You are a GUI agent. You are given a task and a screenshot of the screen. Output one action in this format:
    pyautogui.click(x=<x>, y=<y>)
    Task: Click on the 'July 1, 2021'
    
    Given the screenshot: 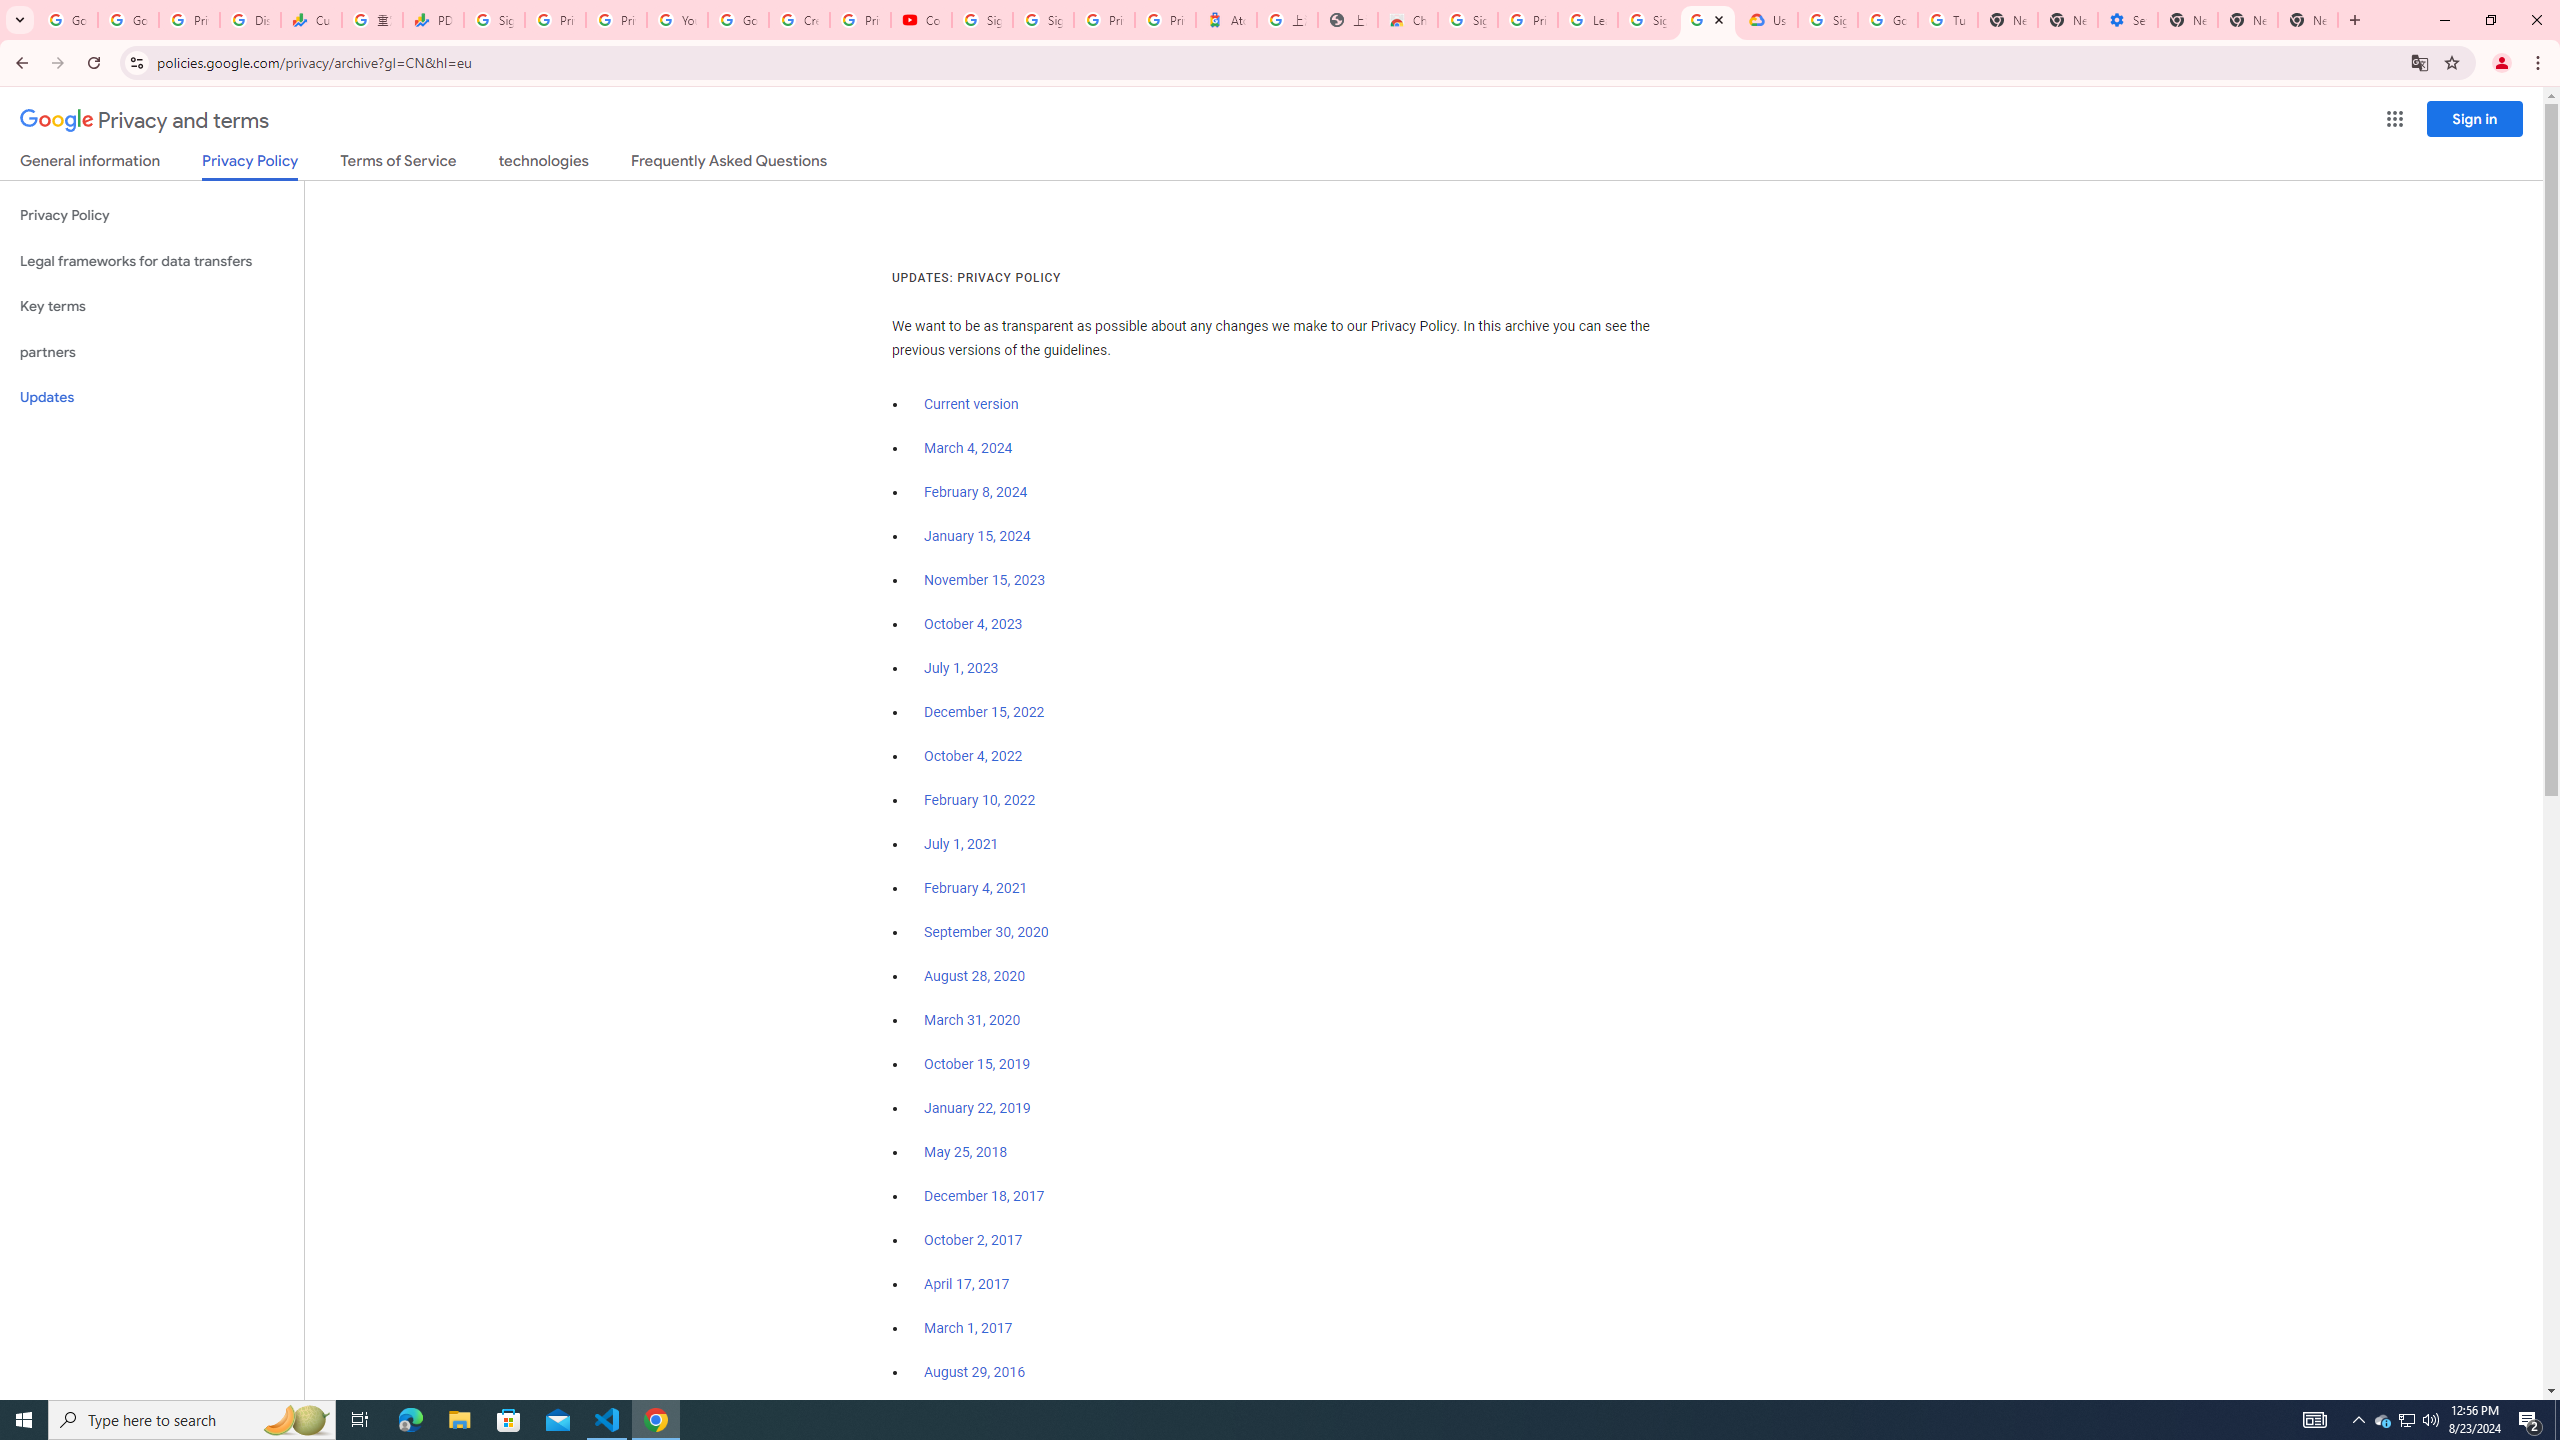 What is the action you would take?
    pyautogui.click(x=961, y=845)
    